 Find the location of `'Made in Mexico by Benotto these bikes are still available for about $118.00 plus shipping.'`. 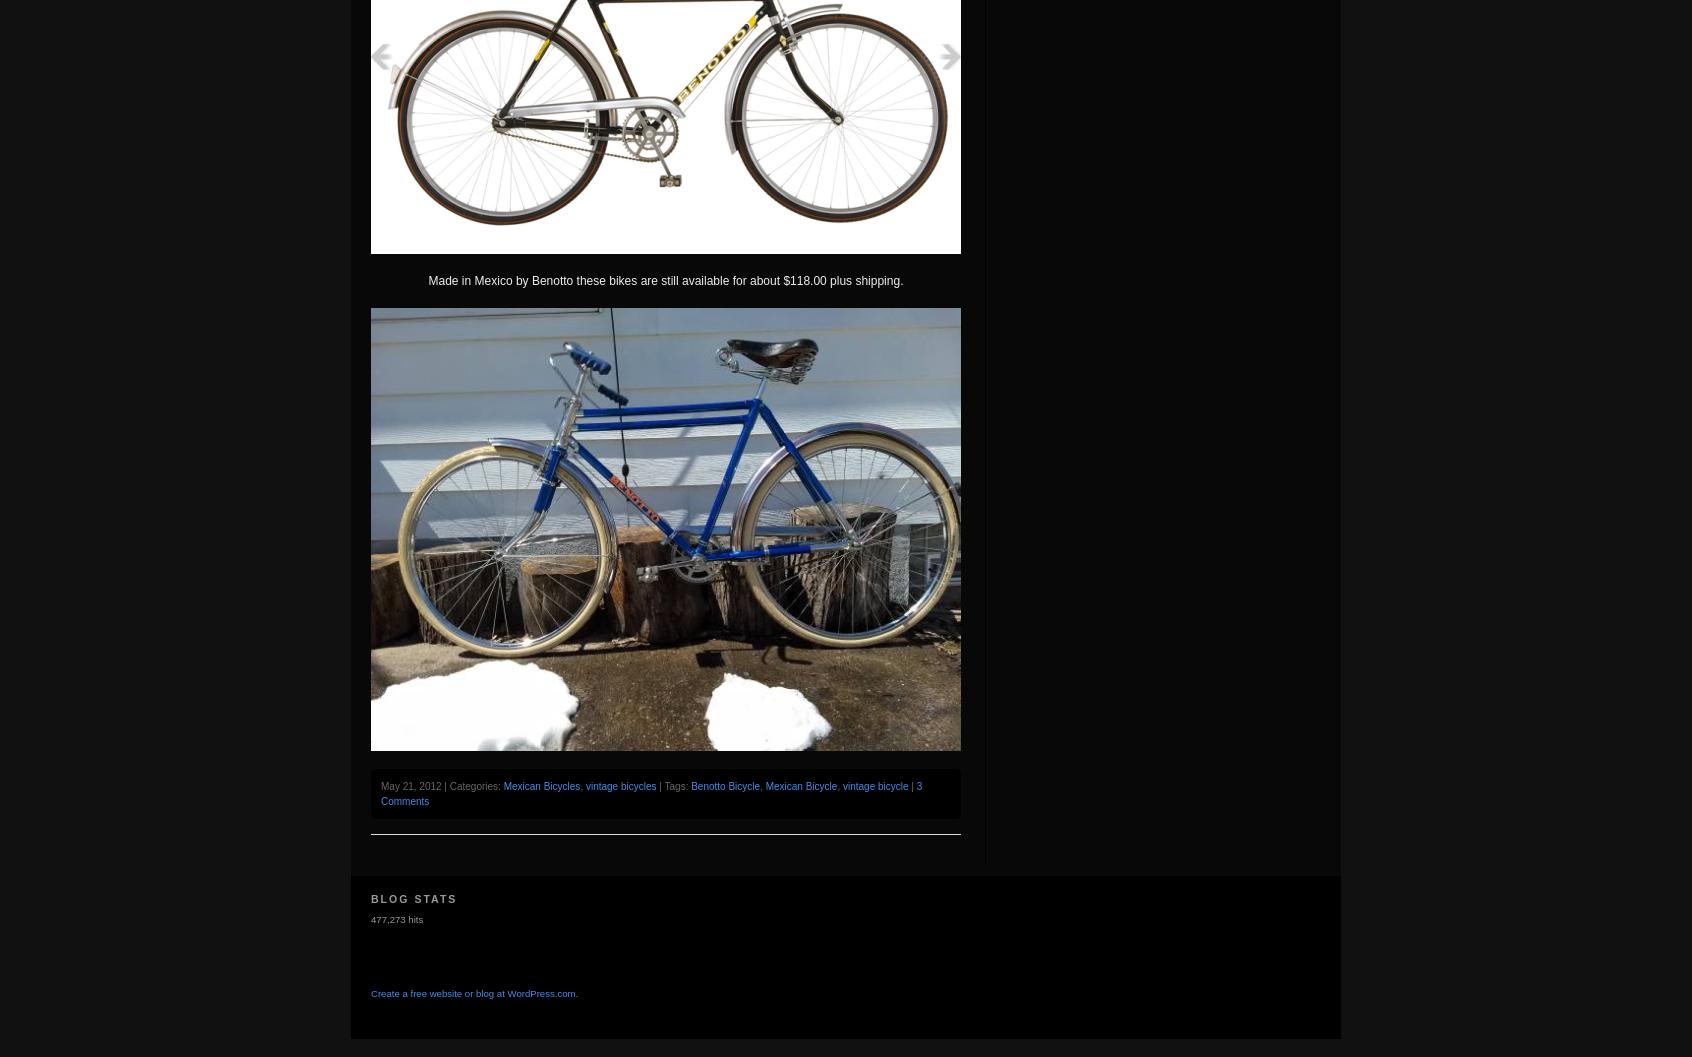

'Made in Mexico by Benotto these bikes are still available for about $118.00 plus shipping.' is located at coordinates (665, 279).